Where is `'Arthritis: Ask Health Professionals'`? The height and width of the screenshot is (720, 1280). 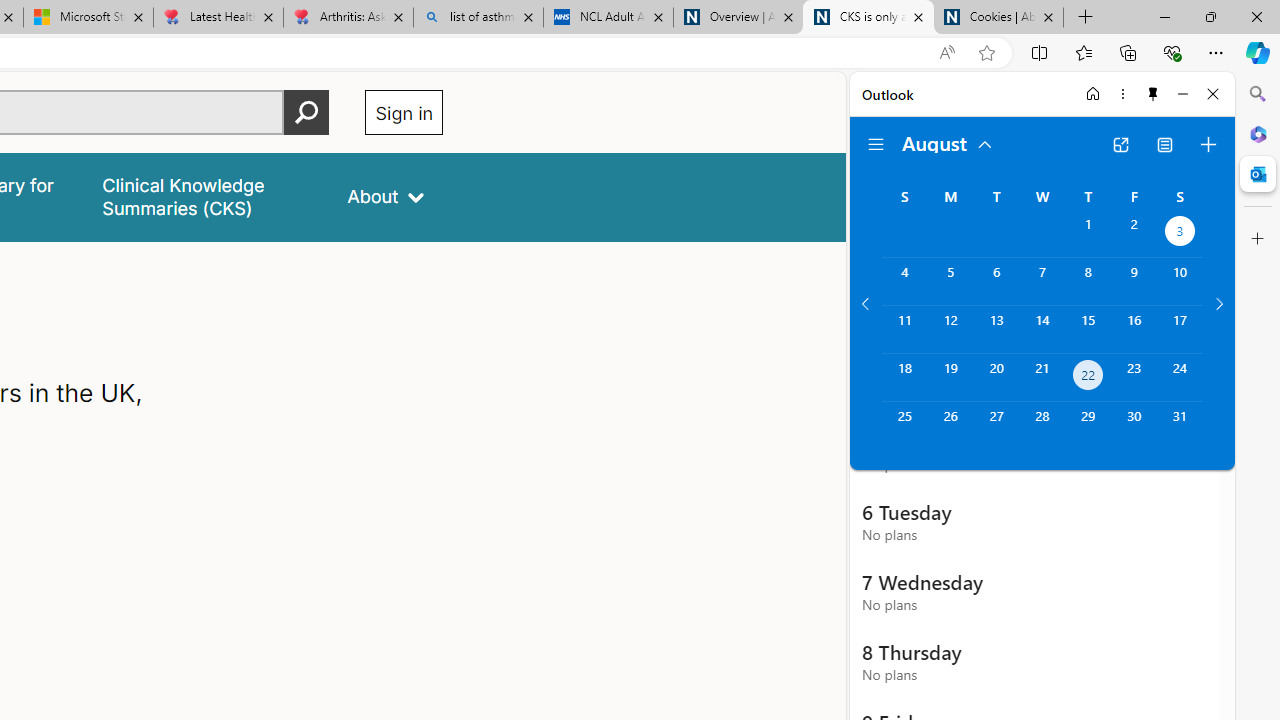 'Arthritis: Ask Health Professionals' is located at coordinates (348, 17).